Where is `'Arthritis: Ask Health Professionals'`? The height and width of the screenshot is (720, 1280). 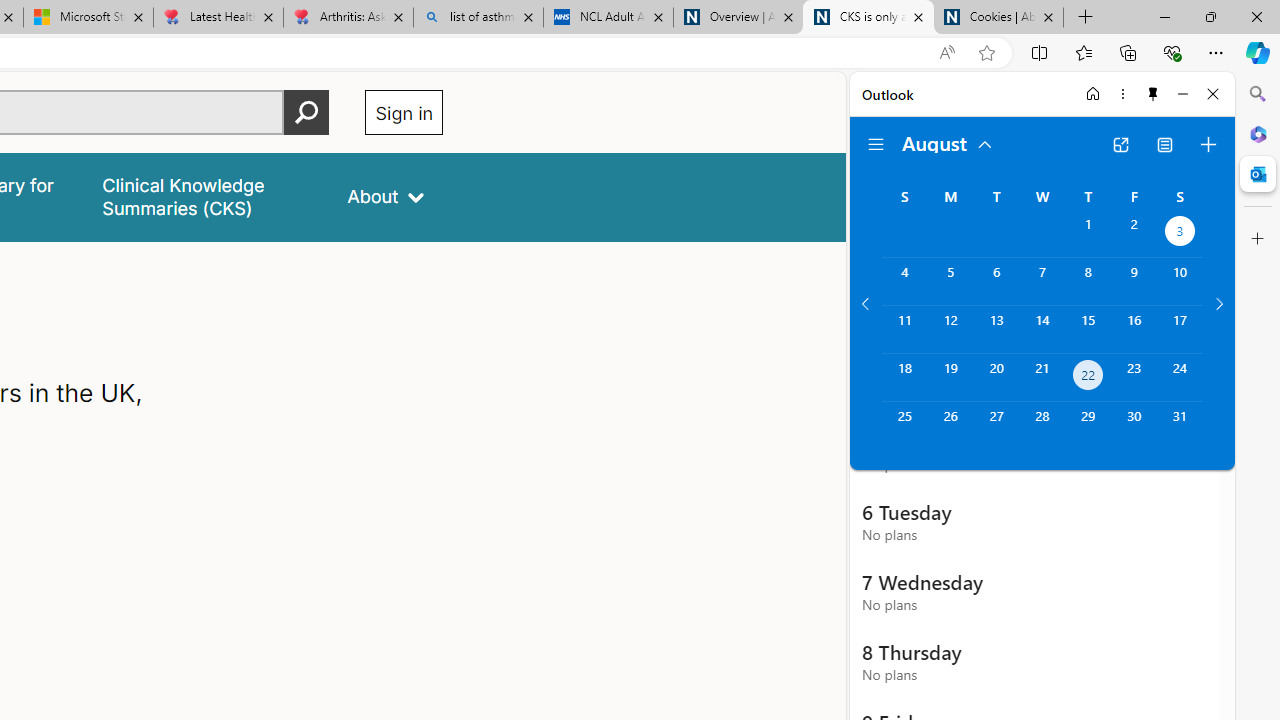 'Arthritis: Ask Health Professionals' is located at coordinates (348, 17).